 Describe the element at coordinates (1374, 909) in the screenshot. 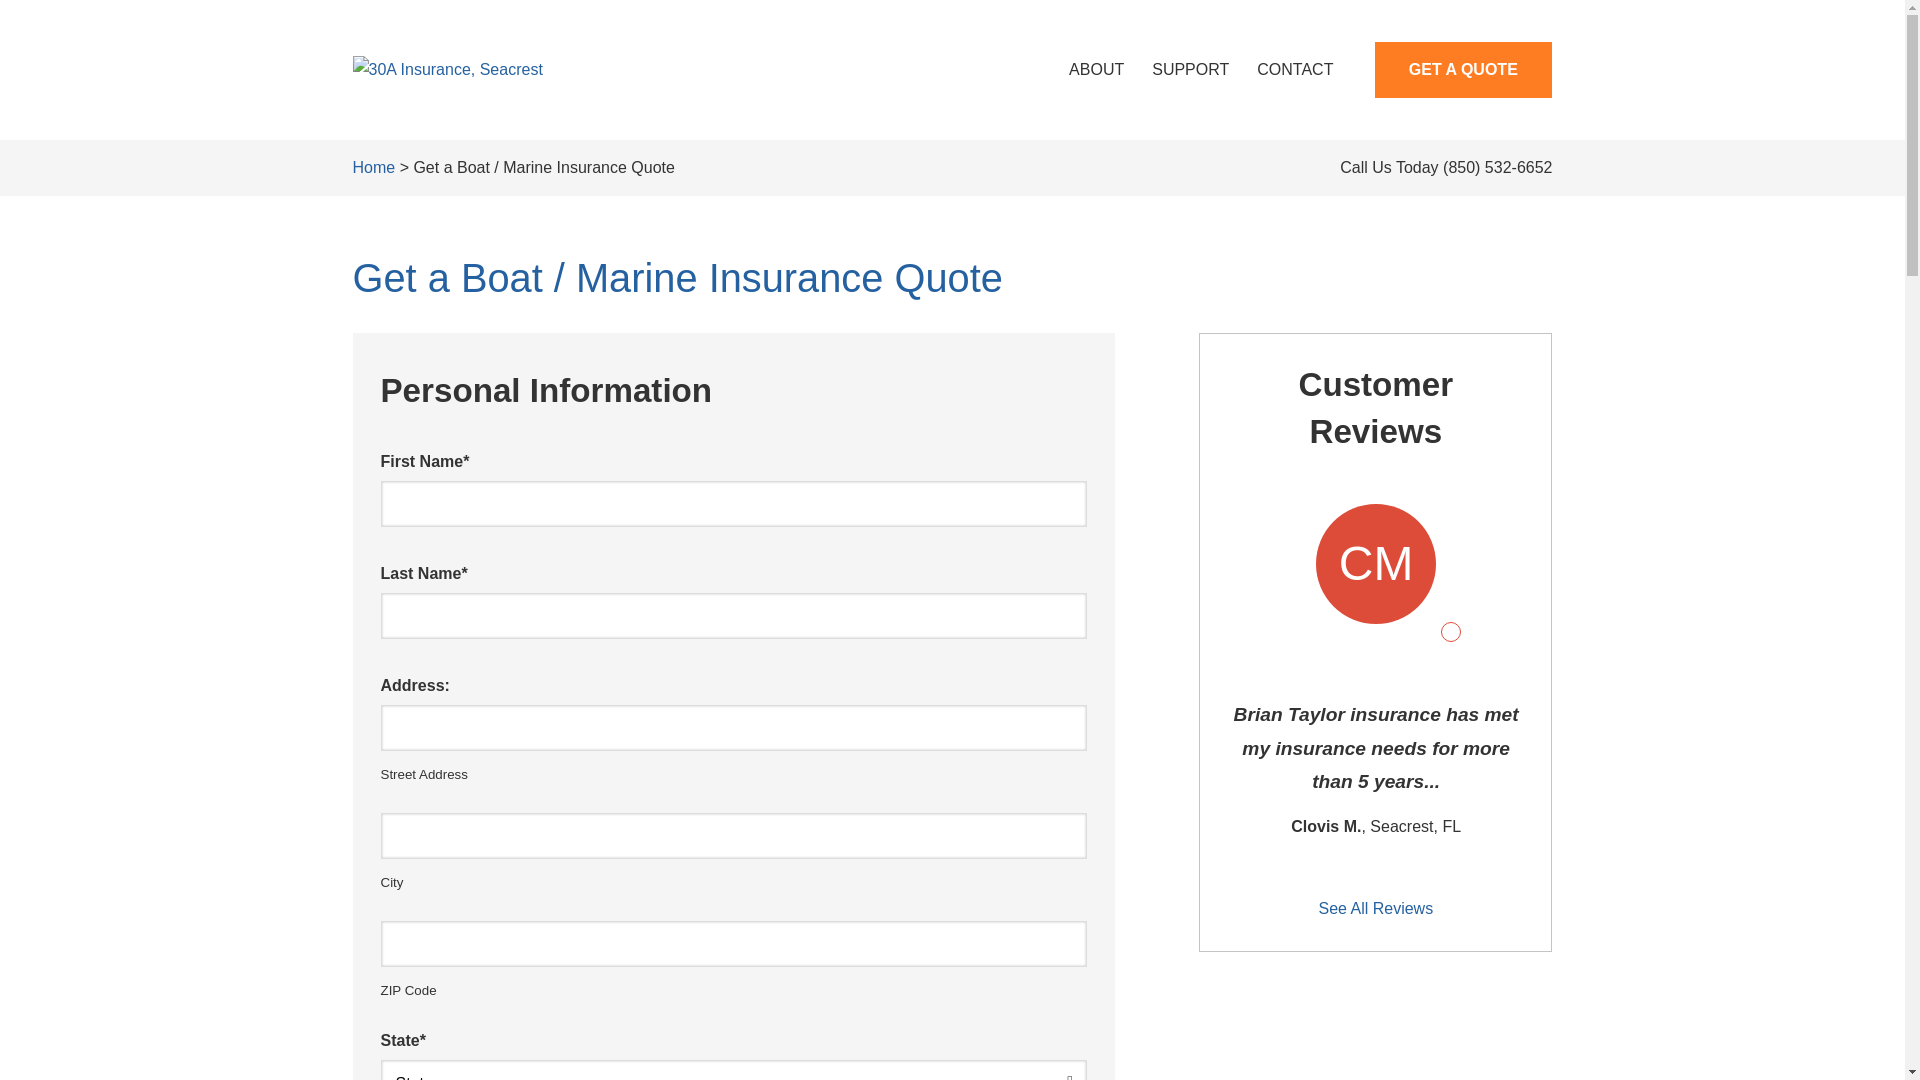

I see `'See All Reviews'` at that location.